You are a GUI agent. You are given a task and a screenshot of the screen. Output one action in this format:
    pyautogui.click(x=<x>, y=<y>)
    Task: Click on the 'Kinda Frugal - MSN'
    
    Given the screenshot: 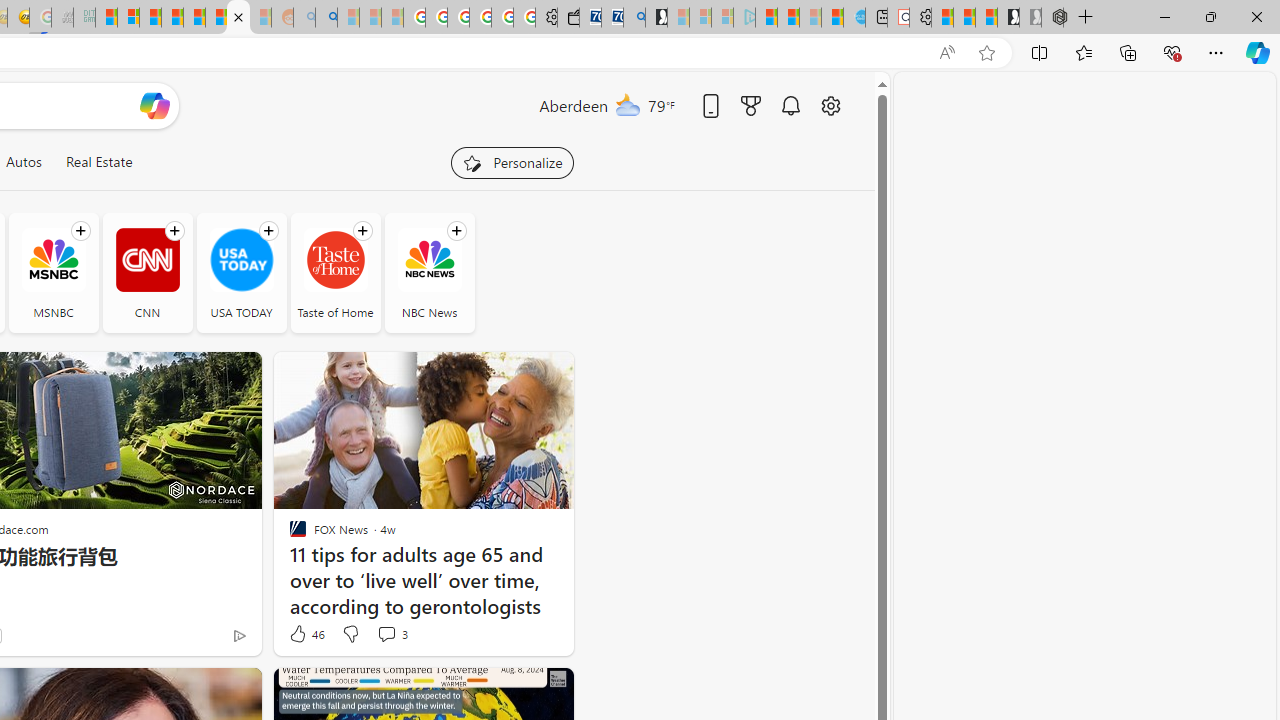 What is the action you would take?
    pyautogui.click(x=216, y=17)
    